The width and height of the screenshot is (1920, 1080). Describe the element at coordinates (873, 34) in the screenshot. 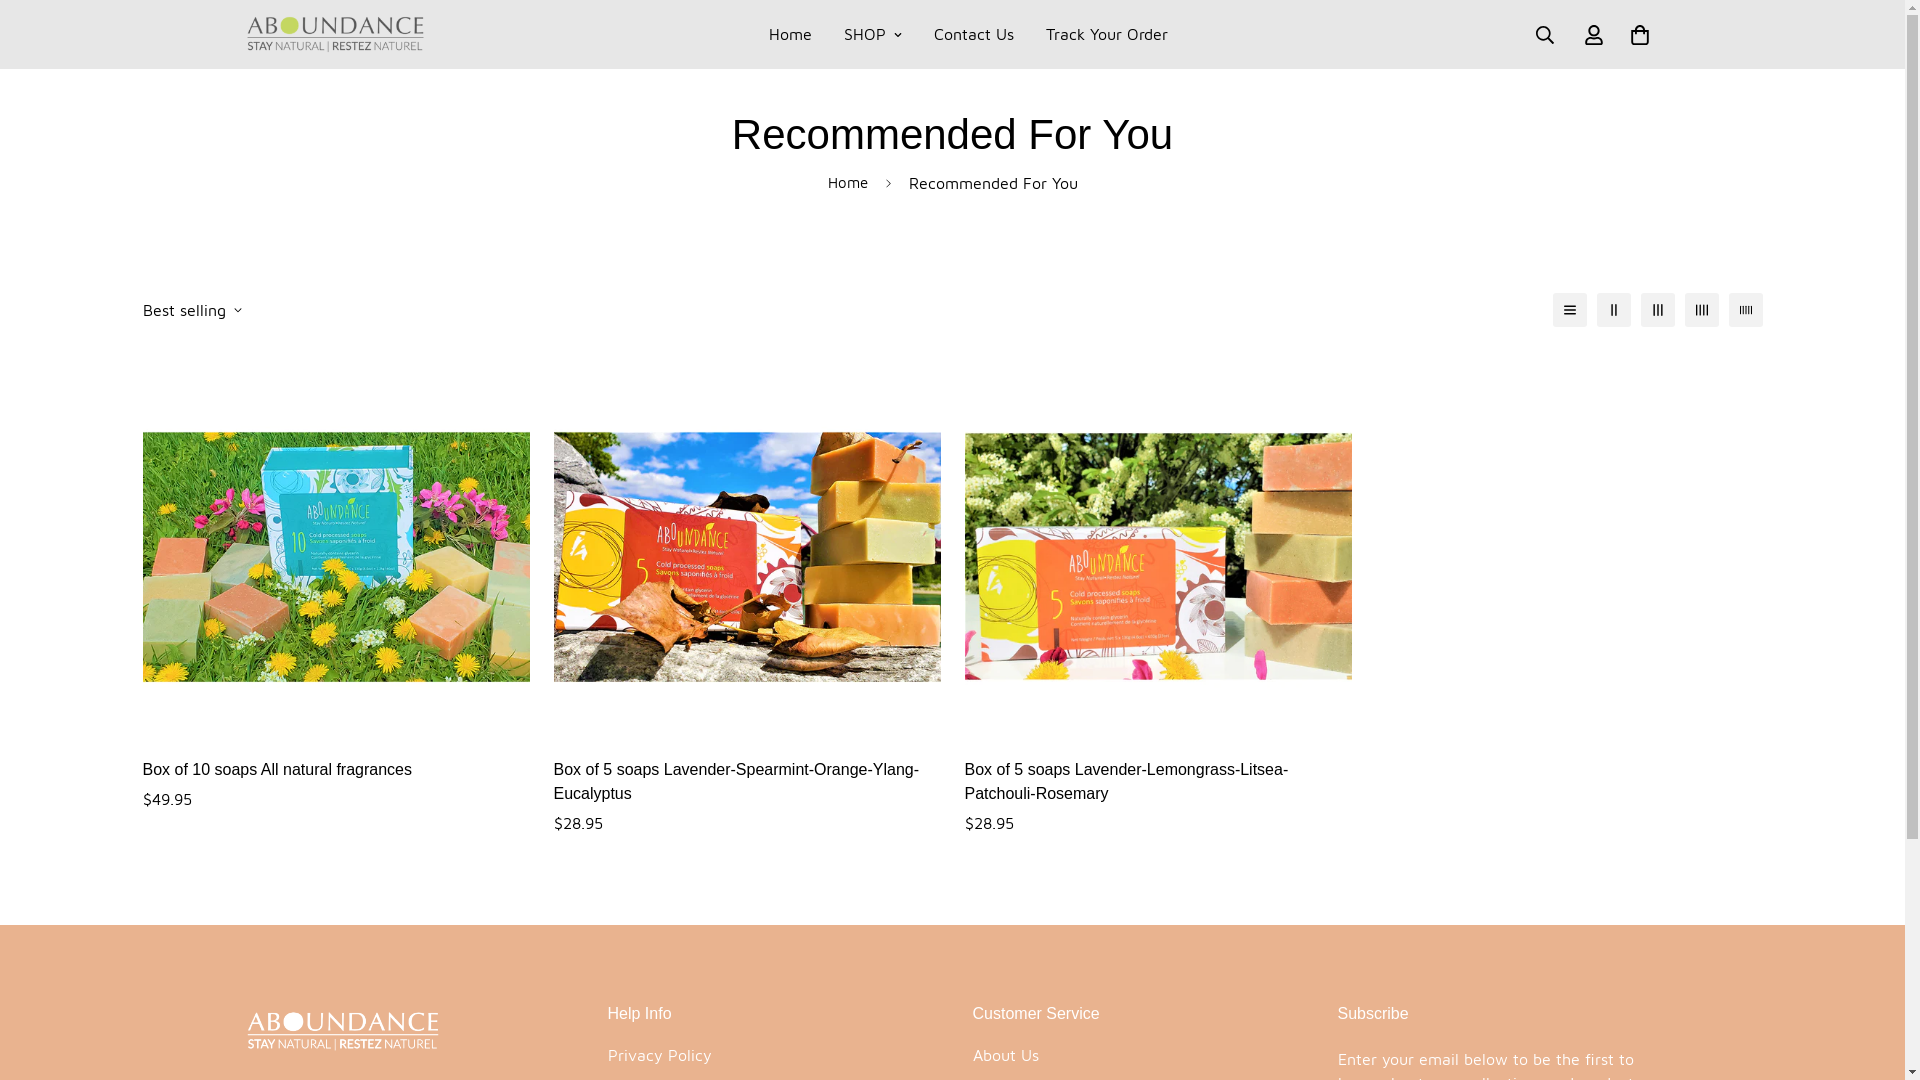

I see `'SHOP'` at that location.